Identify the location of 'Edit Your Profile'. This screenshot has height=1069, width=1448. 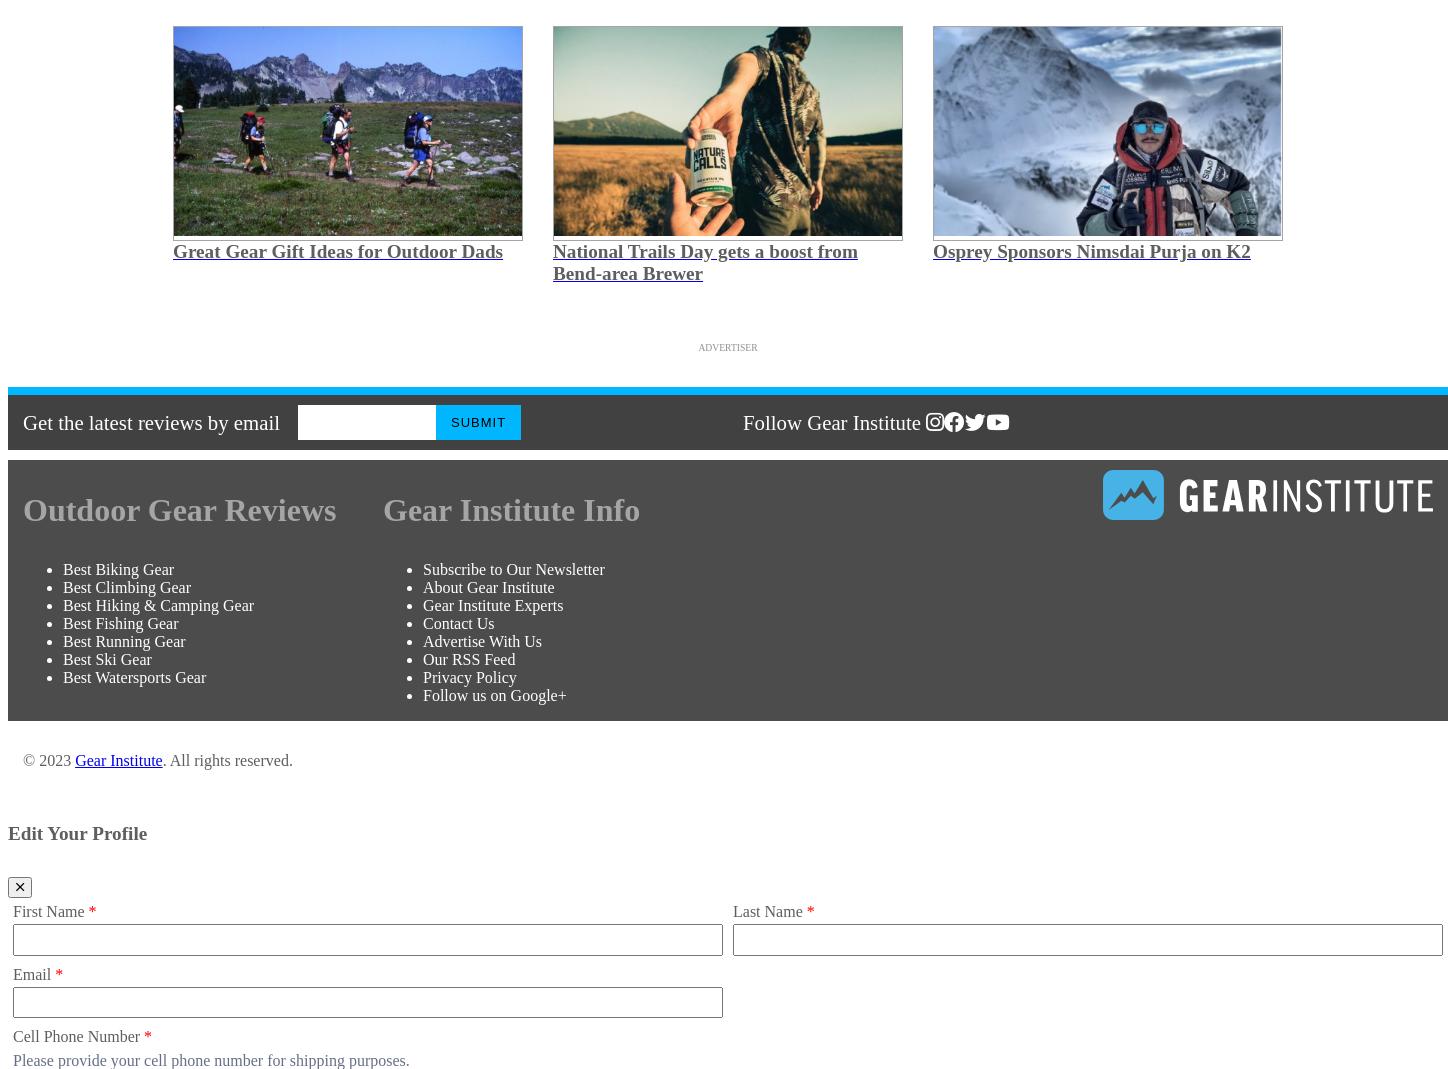
(7, 833).